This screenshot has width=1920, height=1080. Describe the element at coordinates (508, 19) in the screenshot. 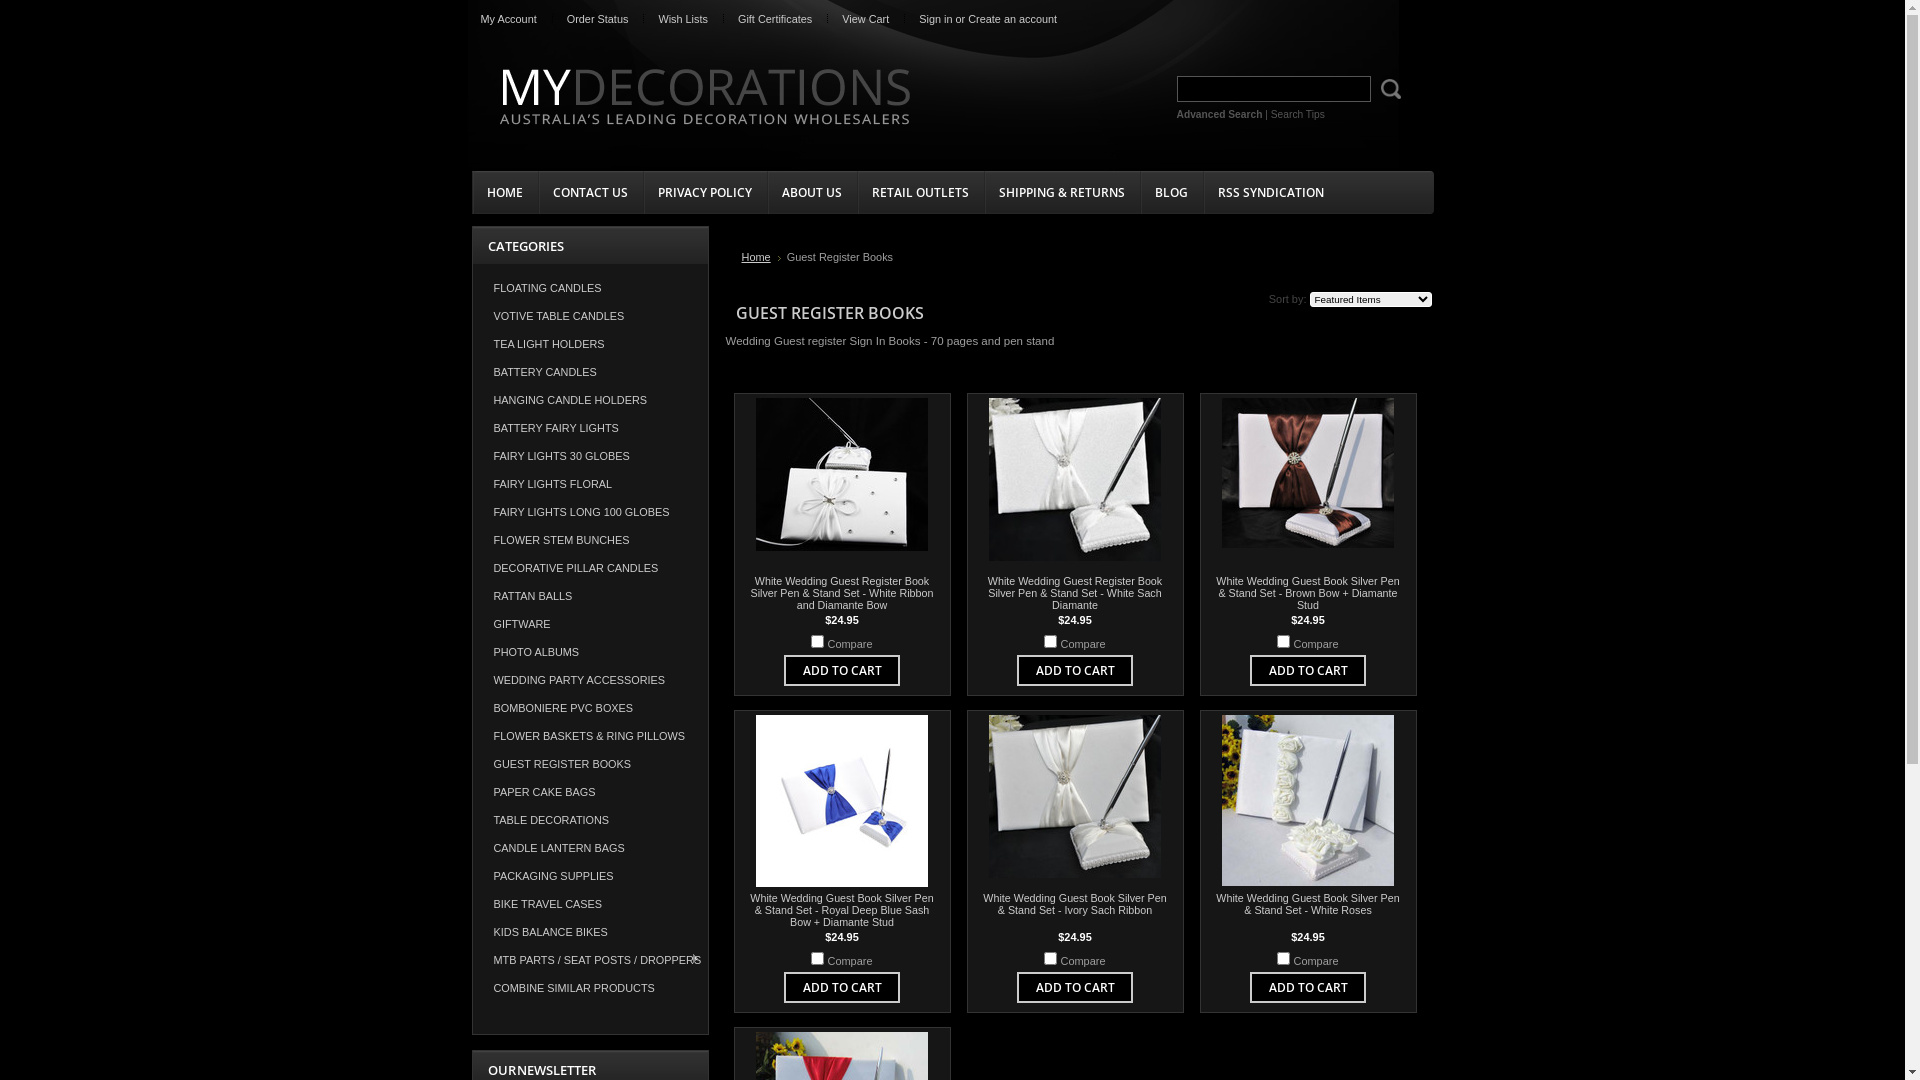

I see `'My Account'` at that location.